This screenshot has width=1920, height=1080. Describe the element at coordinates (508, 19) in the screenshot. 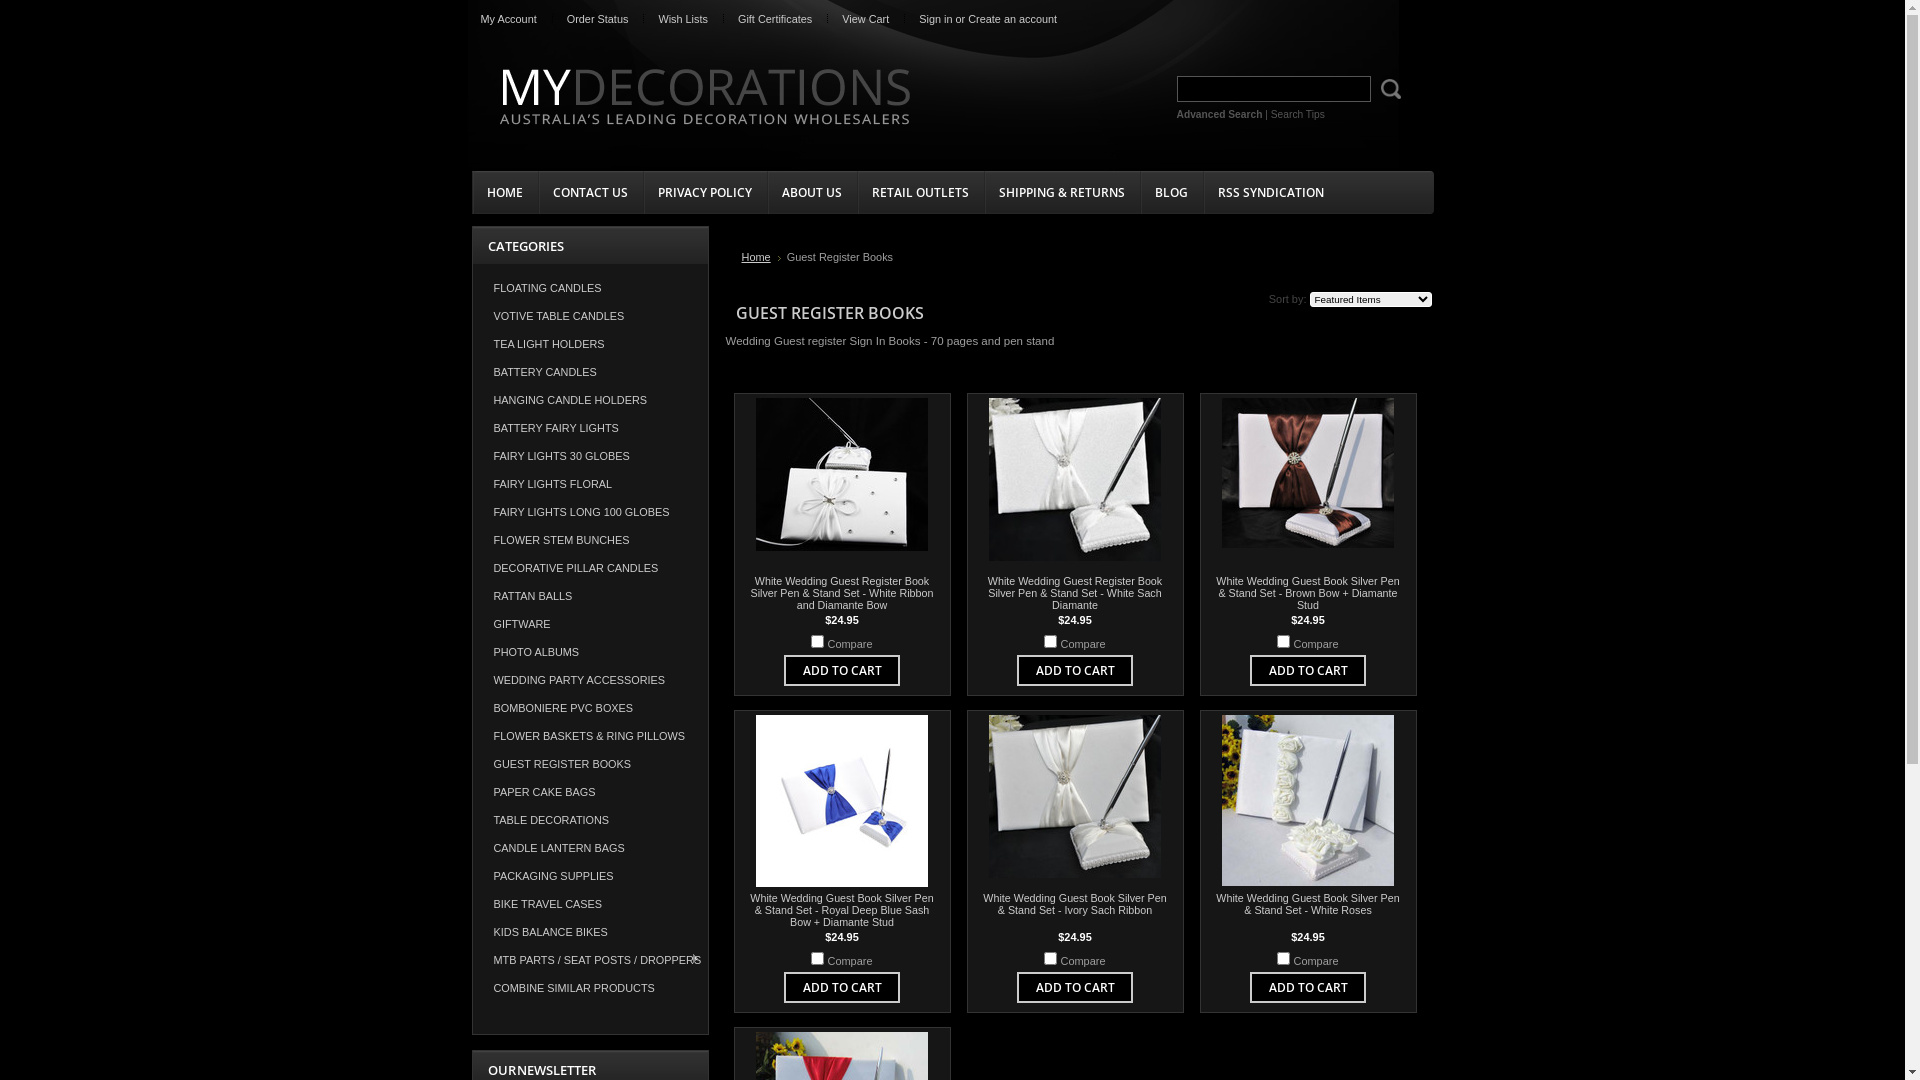

I see `'My Account'` at that location.